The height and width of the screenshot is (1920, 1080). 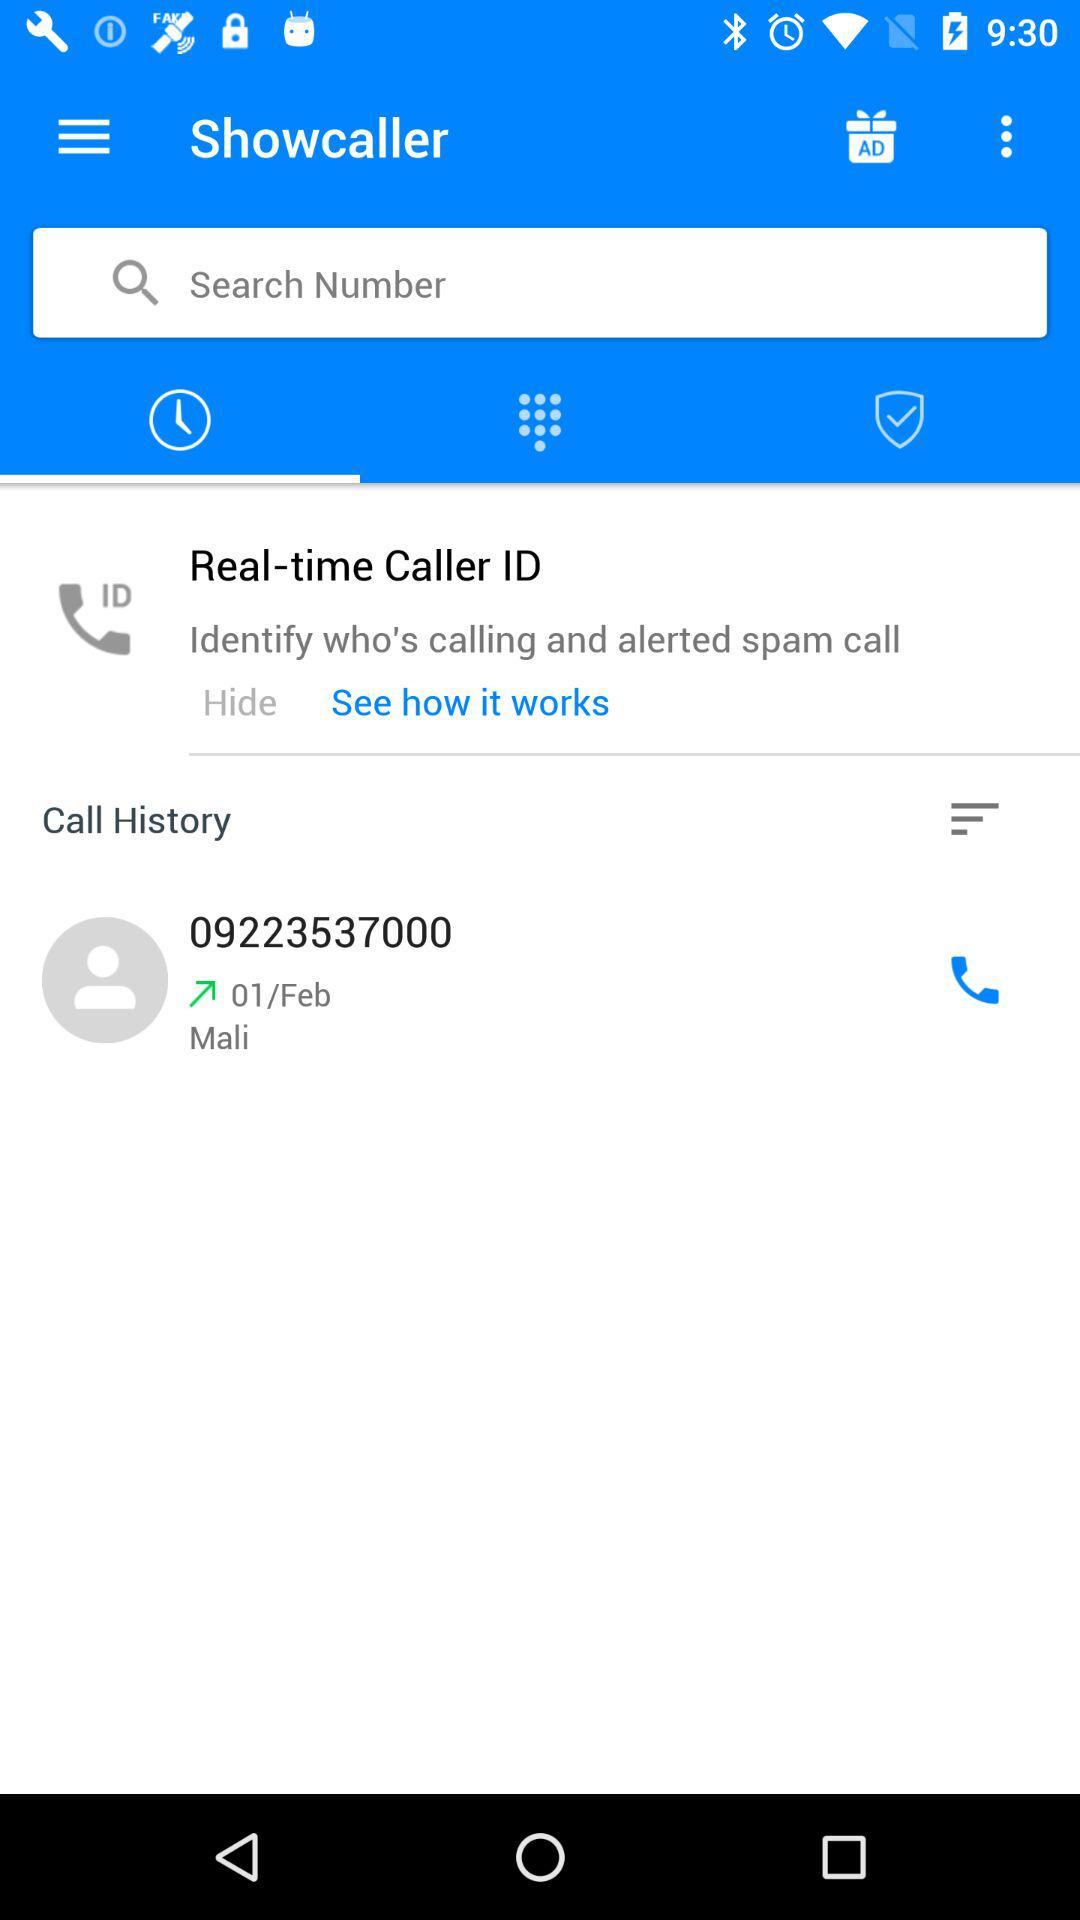 What do you see at coordinates (1006, 135) in the screenshot?
I see `the more icon` at bounding box center [1006, 135].